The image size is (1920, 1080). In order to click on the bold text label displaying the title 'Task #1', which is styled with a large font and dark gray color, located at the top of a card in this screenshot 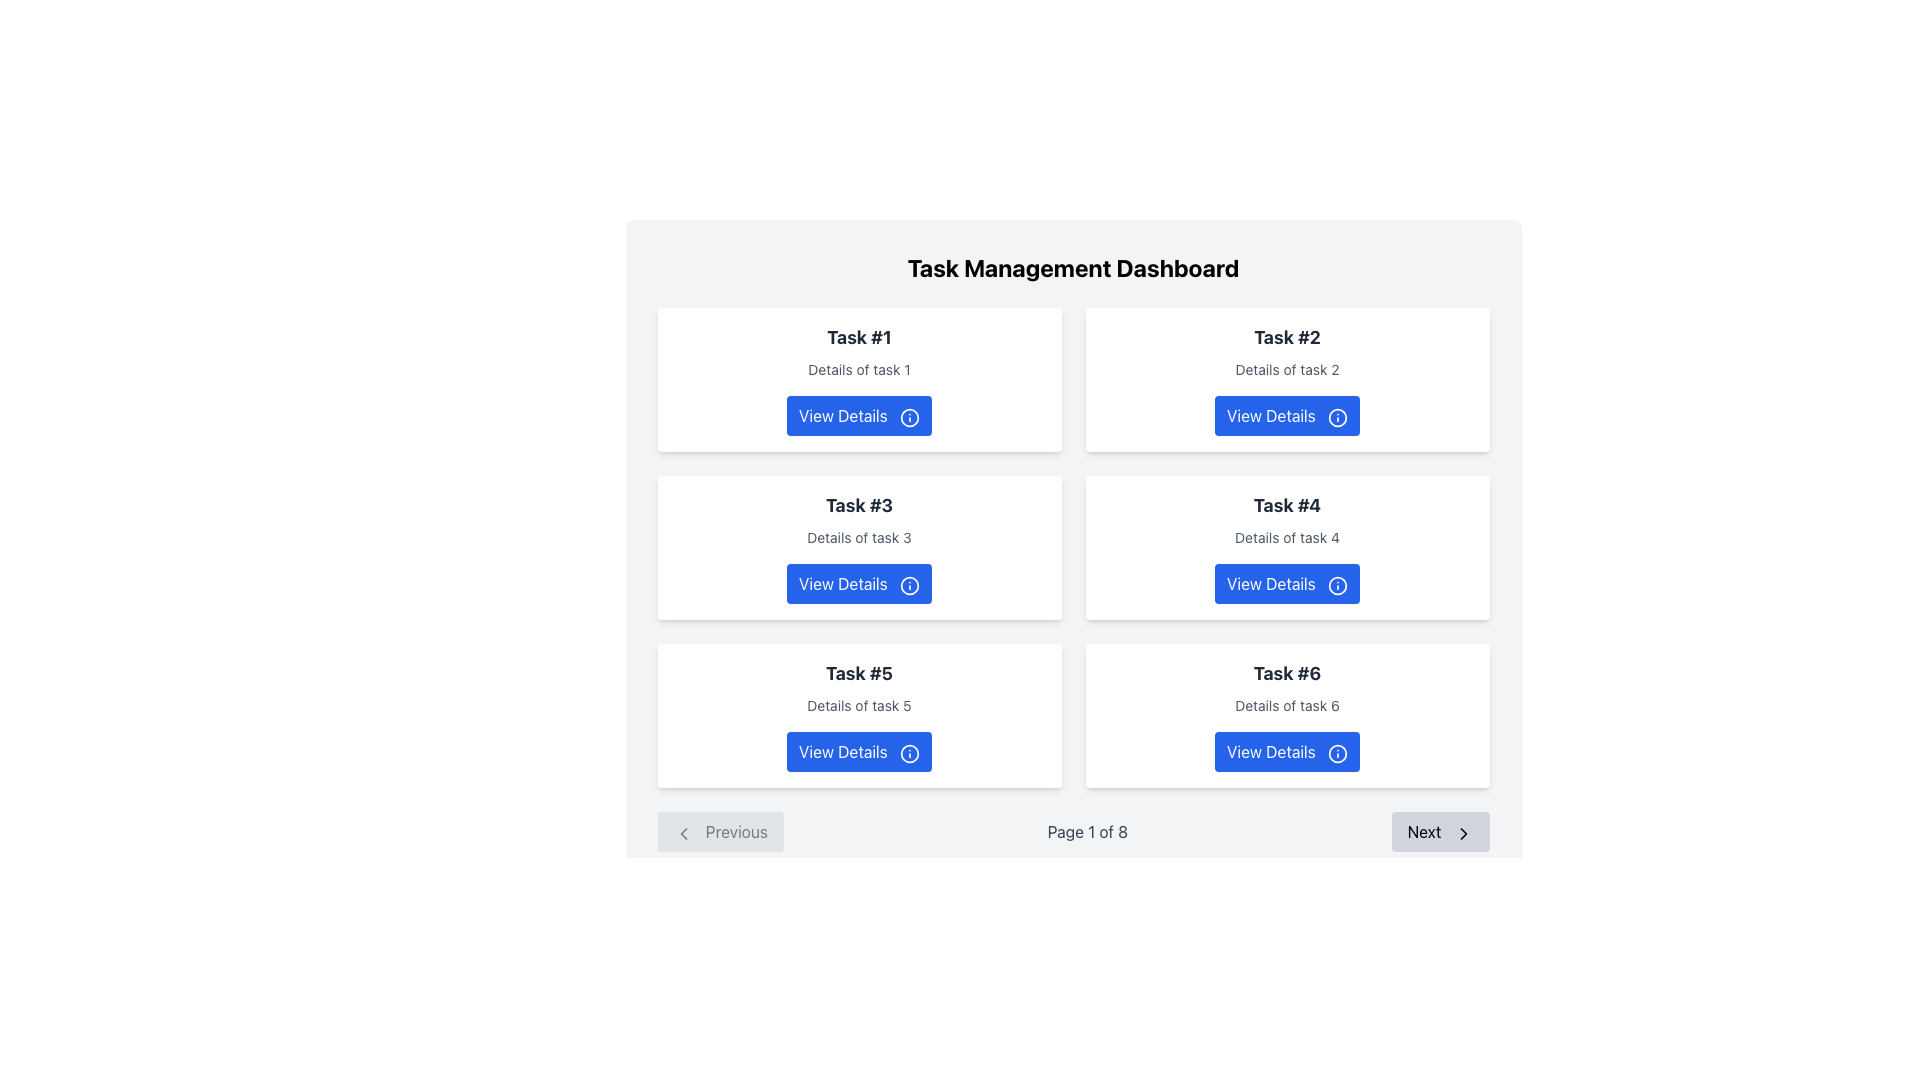, I will do `click(859, 337)`.